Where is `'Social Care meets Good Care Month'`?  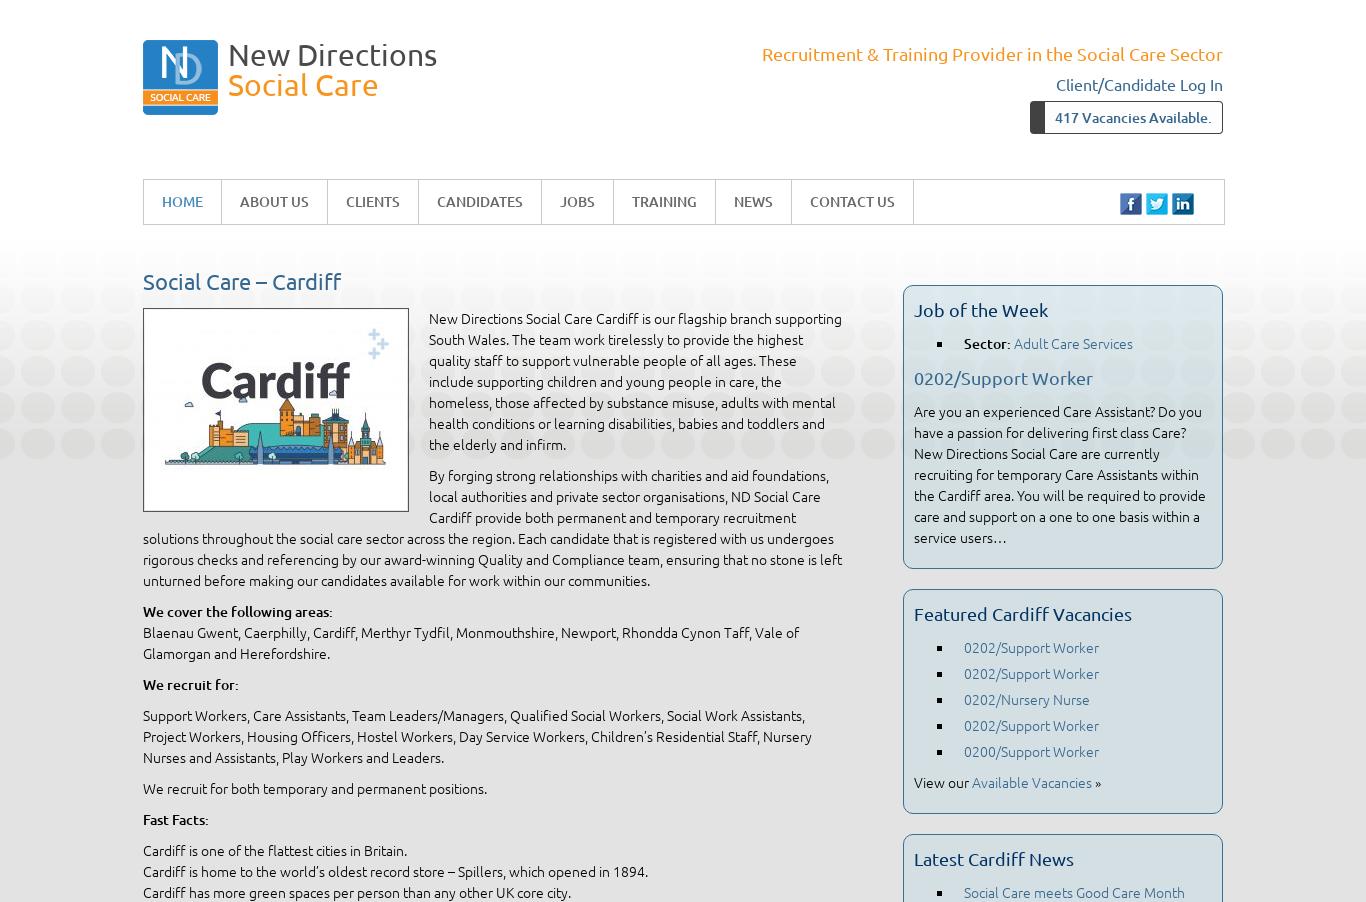 'Social Care meets Good Care Month' is located at coordinates (1073, 891).